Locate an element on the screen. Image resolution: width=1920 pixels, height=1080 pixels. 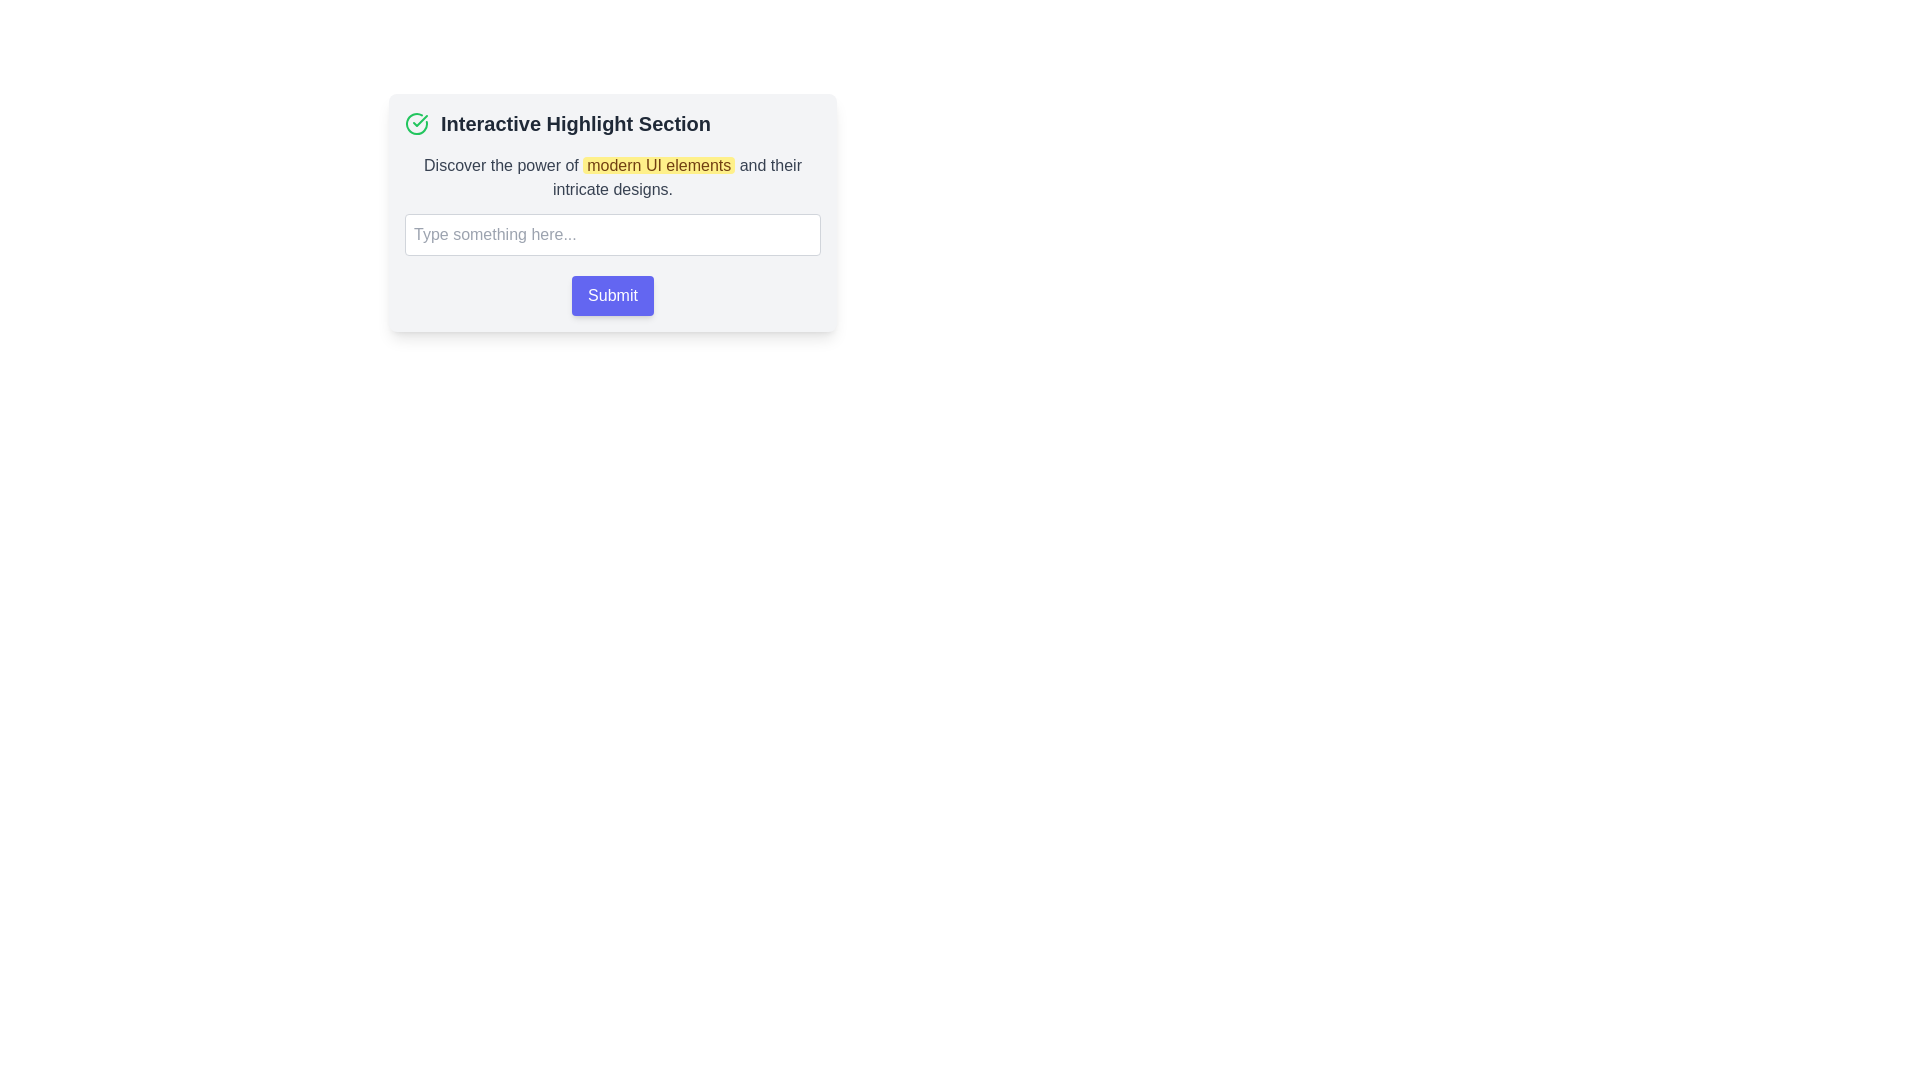
the submission button located at the lower part of the 'Interactive Highlight Section' is located at coordinates (612, 296).